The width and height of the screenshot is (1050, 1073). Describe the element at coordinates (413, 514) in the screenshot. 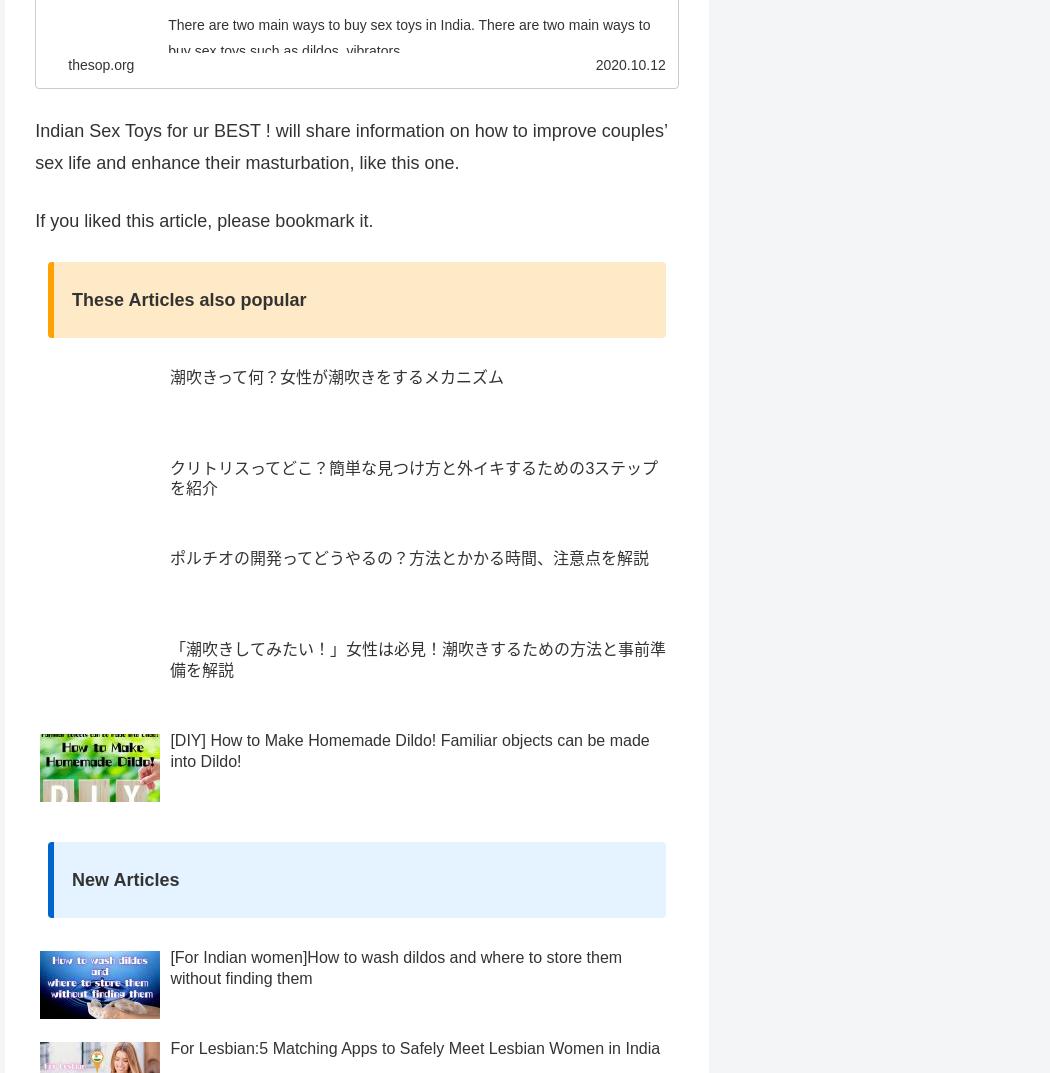

I see `'クリトリスってどこ？簡単な見つけ方と外イキするための3ステップを紹介'` at that location.